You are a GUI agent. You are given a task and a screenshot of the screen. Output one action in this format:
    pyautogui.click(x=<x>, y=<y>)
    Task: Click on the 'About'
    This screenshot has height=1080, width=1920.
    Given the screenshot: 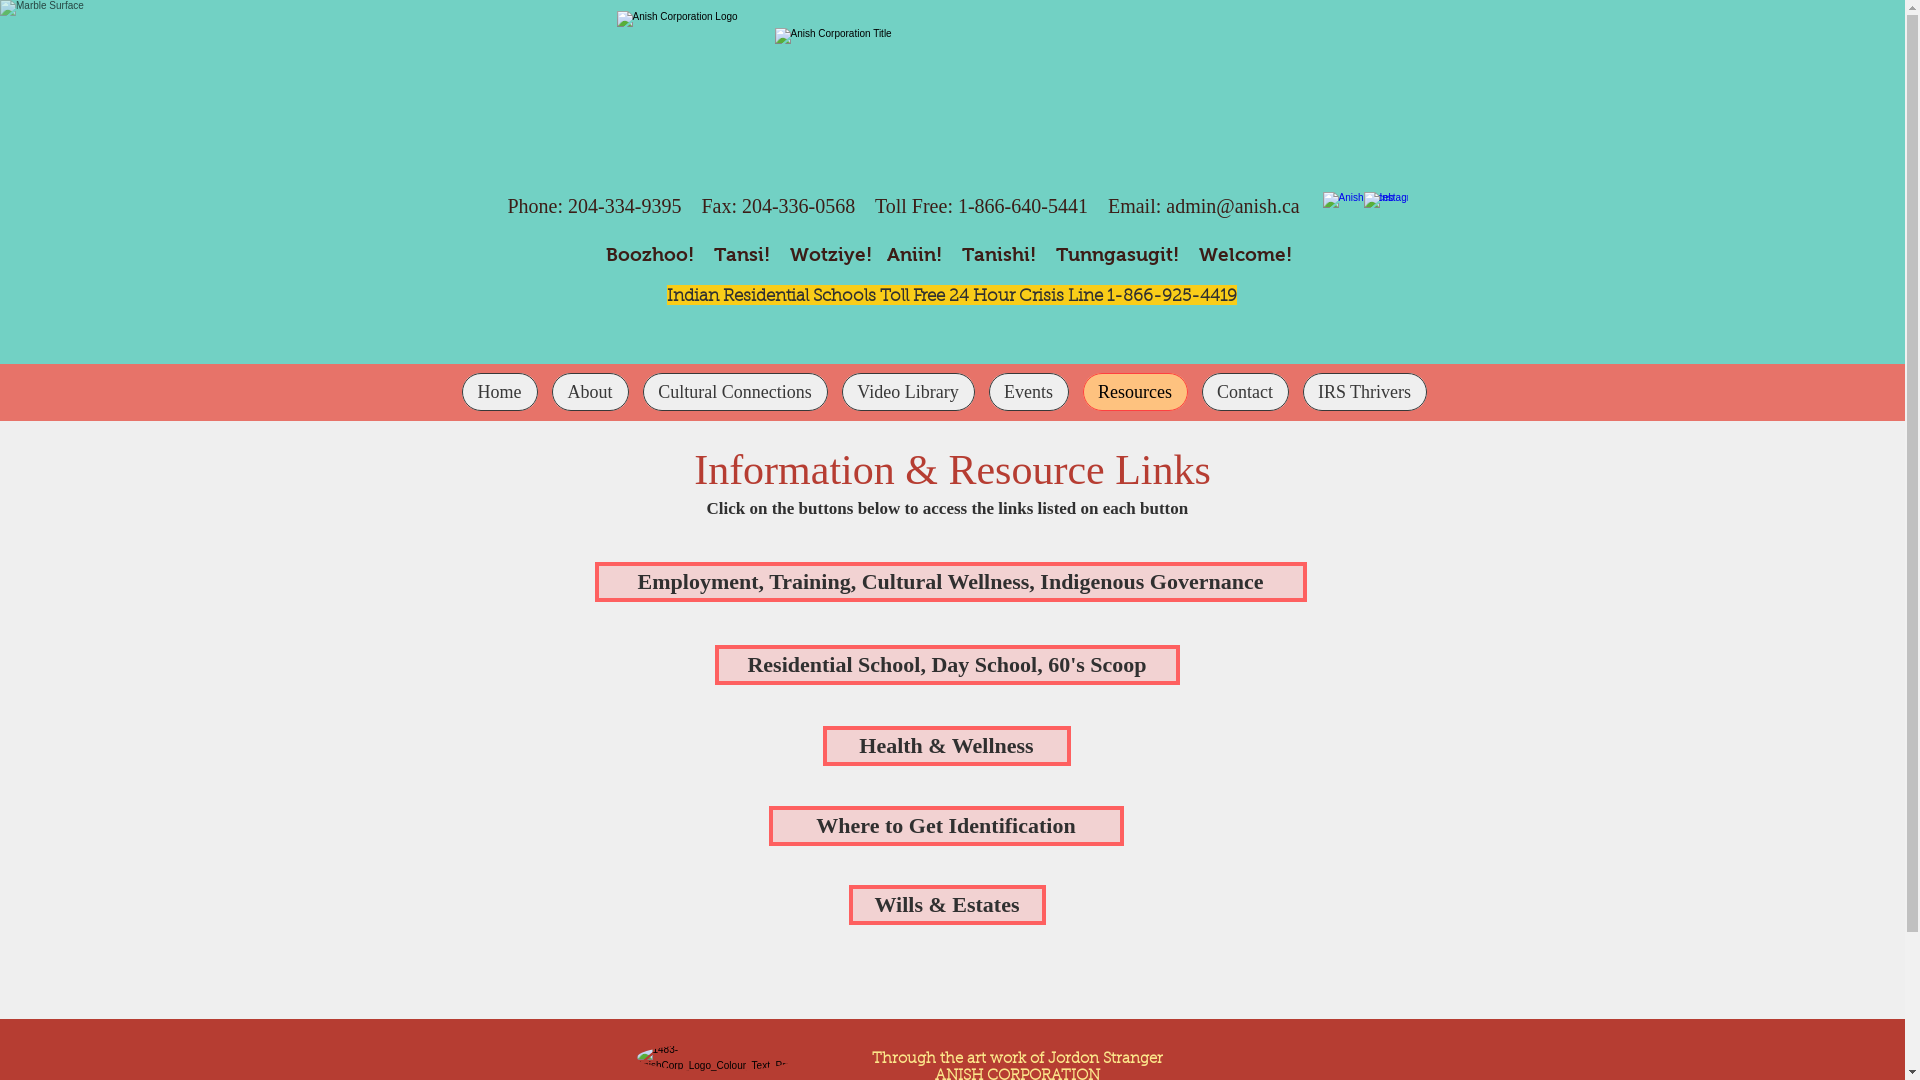 What is the action you would take?
    pyautogui.click(x=589, y=392)
    